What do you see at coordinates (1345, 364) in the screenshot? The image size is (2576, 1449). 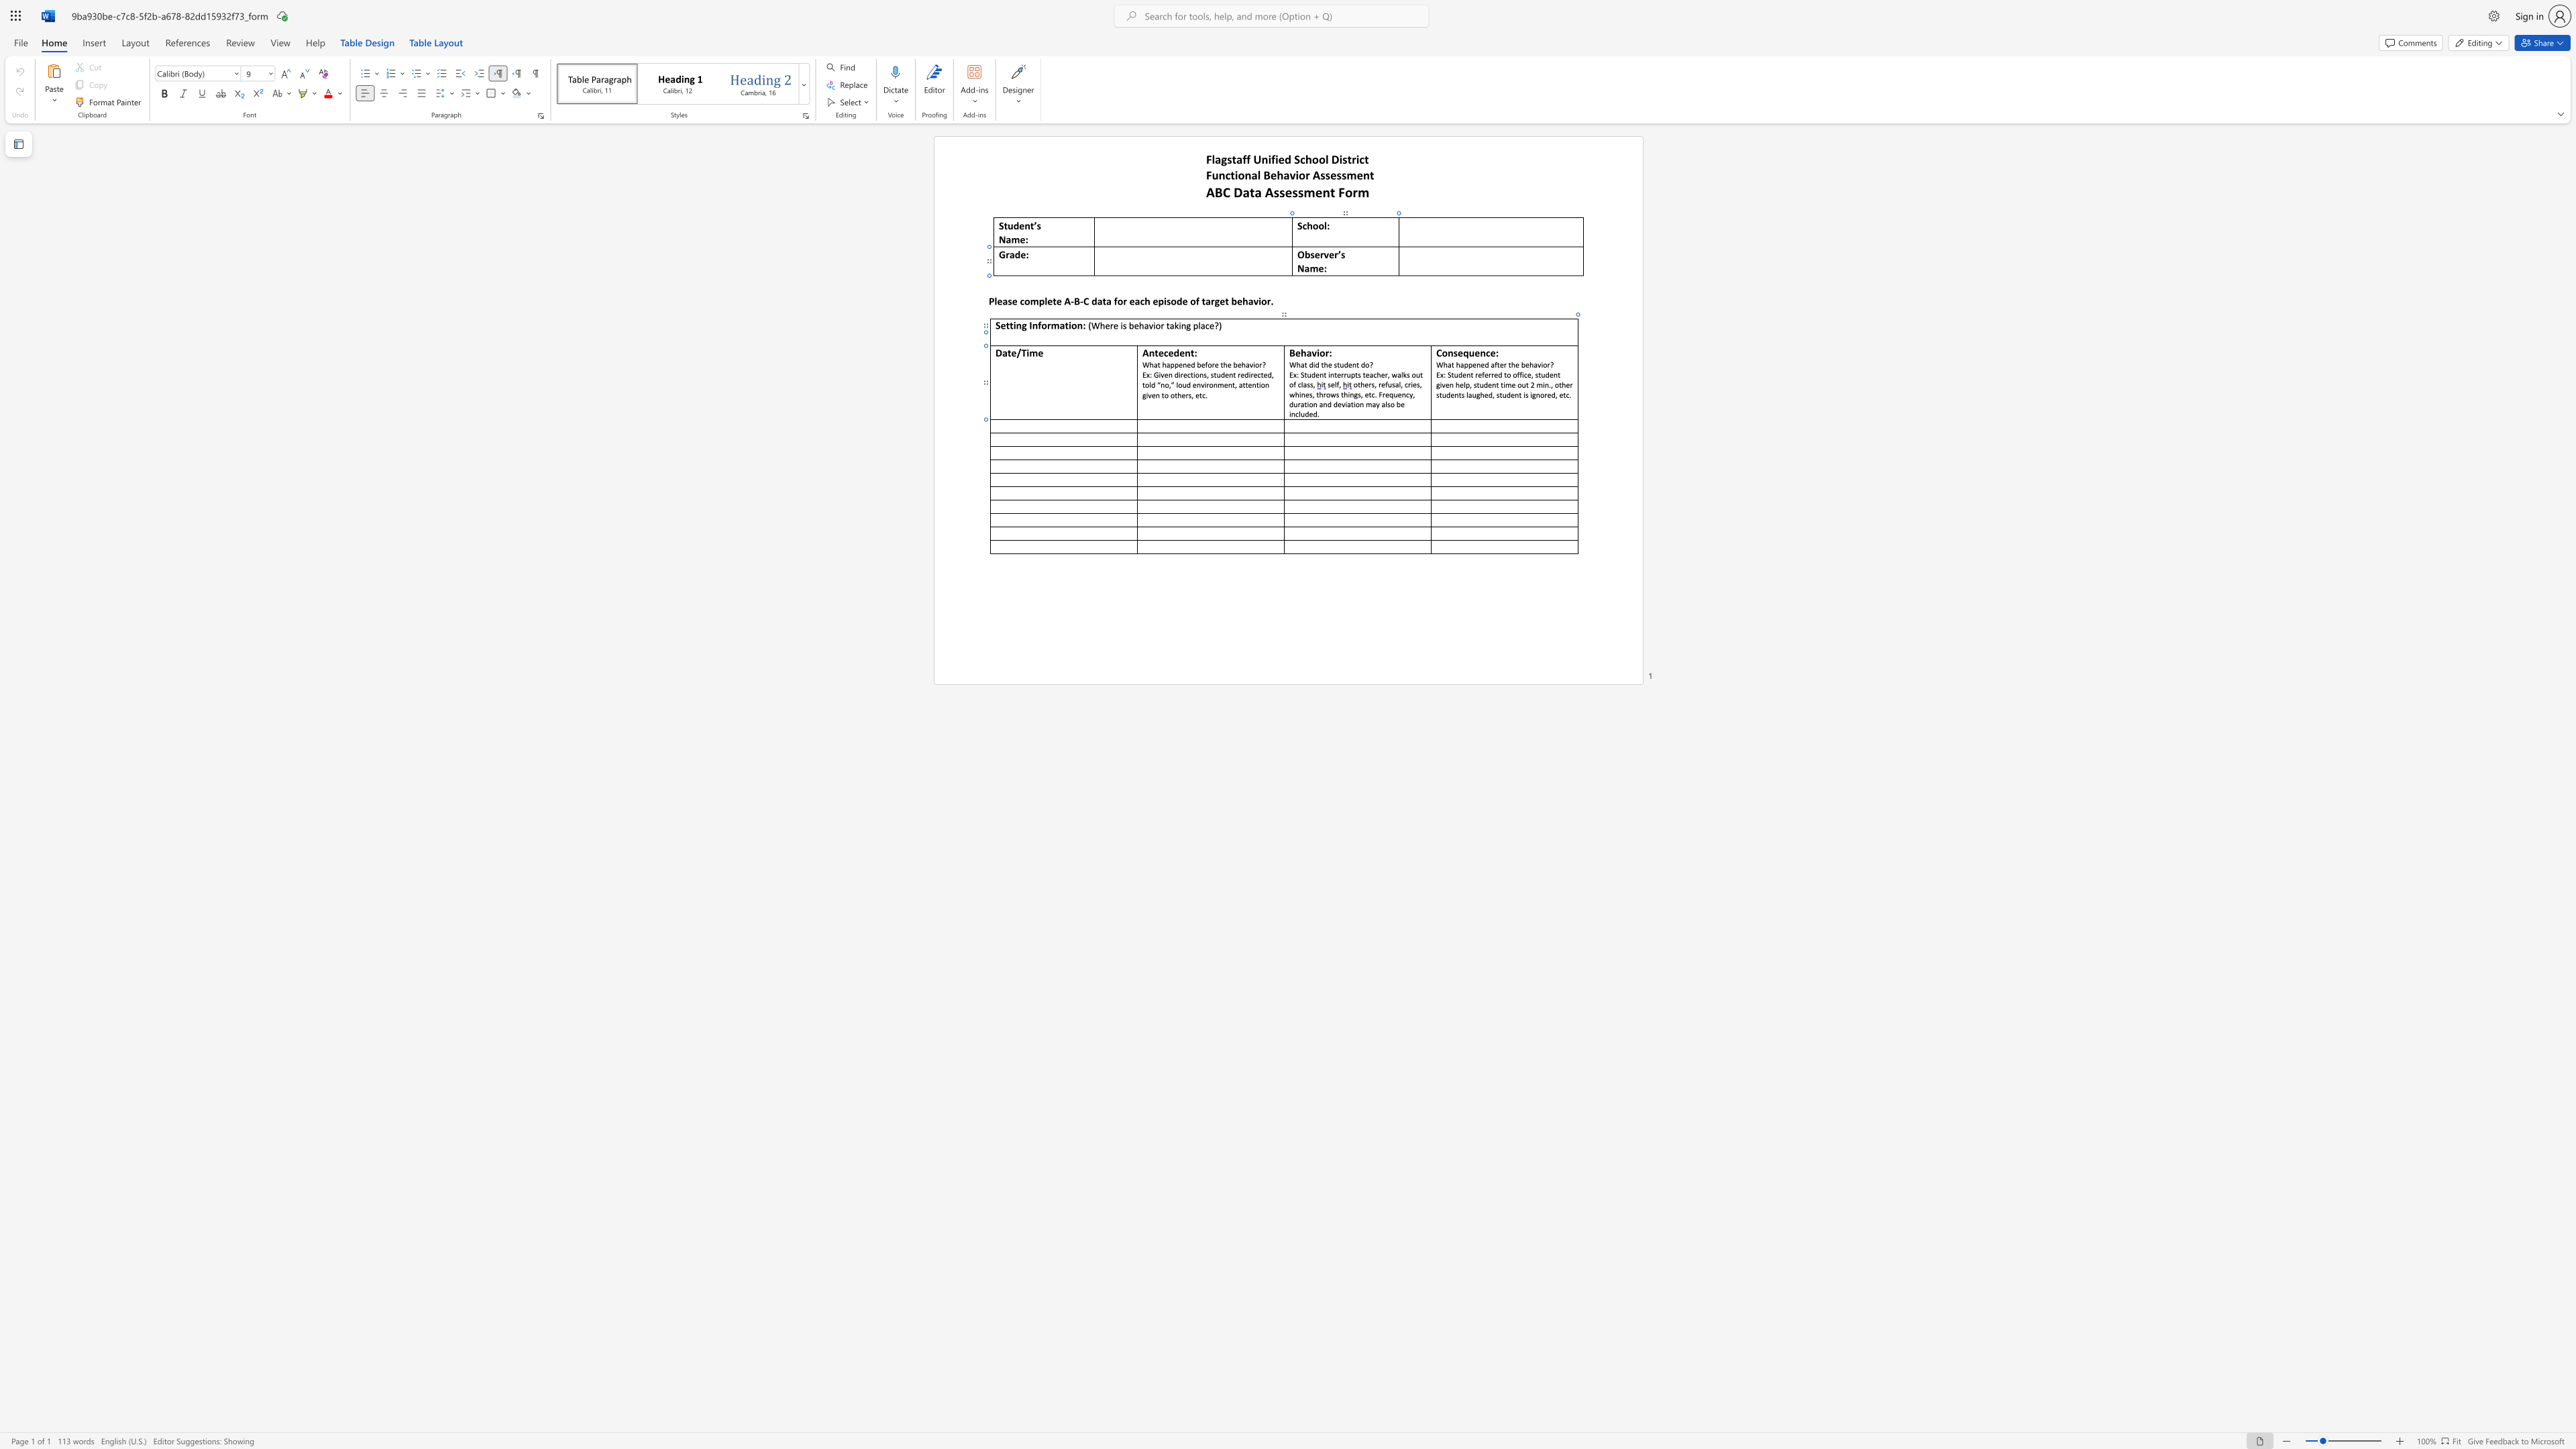 I see `the 3th character "d" in the text` at bounding box center [1345, 364].